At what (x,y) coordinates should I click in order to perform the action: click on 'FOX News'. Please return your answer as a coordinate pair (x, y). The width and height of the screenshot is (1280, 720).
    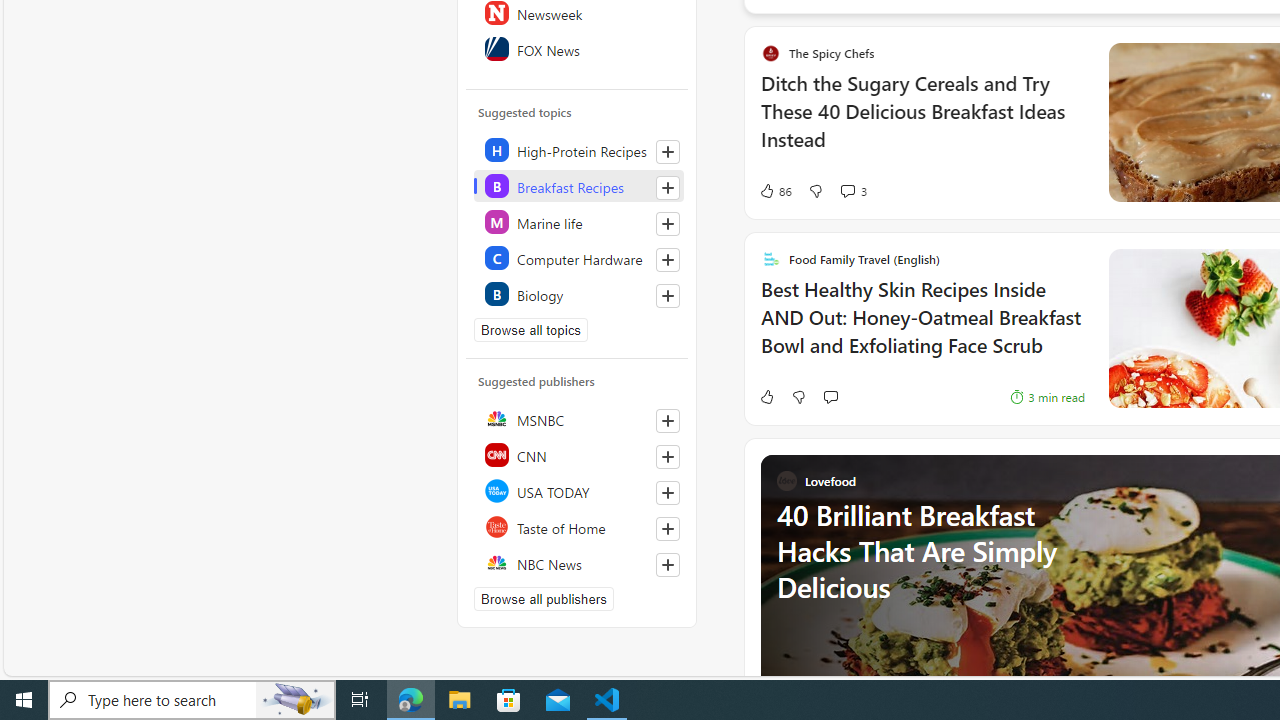
    Looking at the image, I should click on (577, 47).